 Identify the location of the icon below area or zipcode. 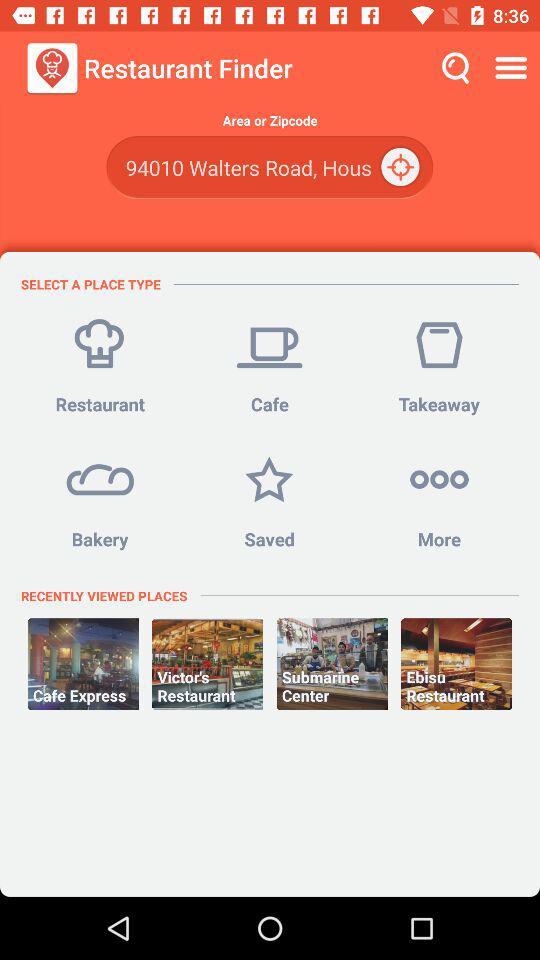
(402, 166).